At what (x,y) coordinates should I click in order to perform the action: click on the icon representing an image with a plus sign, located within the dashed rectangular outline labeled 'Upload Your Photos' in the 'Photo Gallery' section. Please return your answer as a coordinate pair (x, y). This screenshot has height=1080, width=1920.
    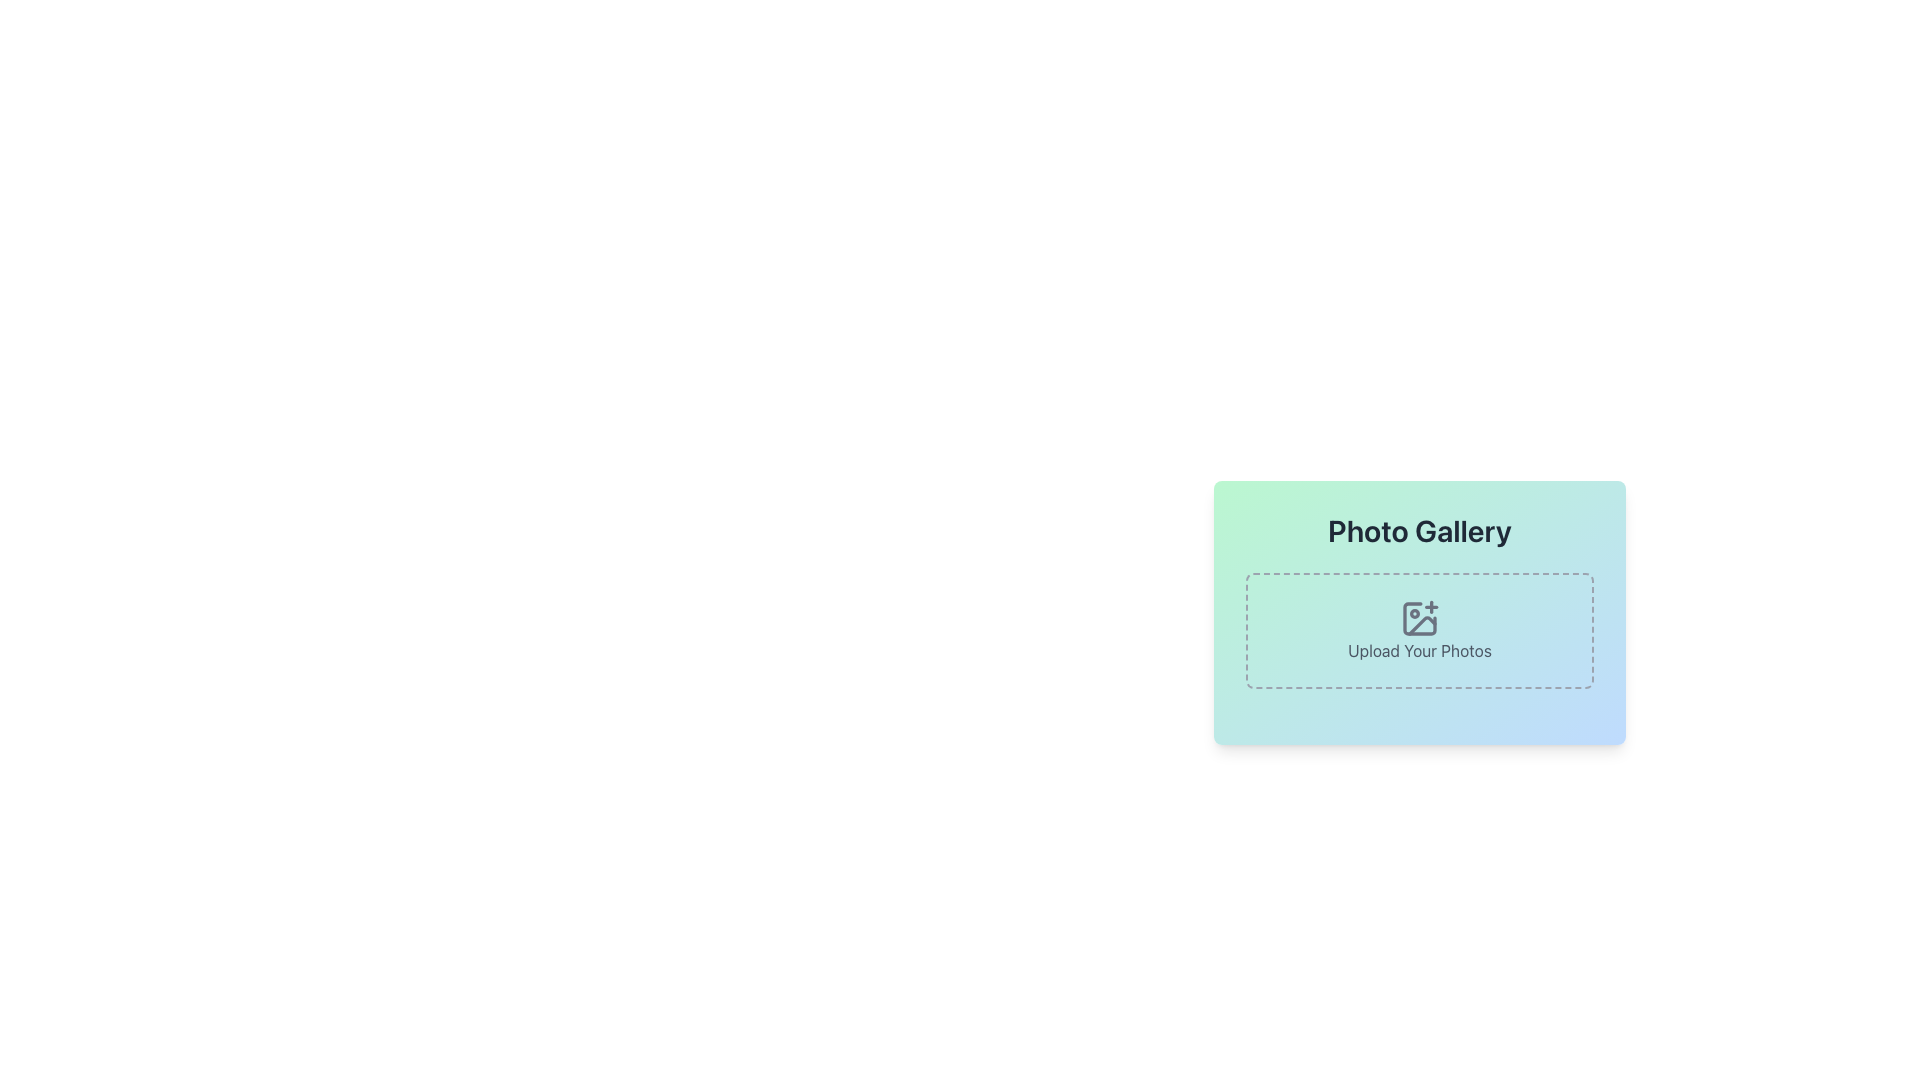
    Looking at the image, I should click on (1419, 617).